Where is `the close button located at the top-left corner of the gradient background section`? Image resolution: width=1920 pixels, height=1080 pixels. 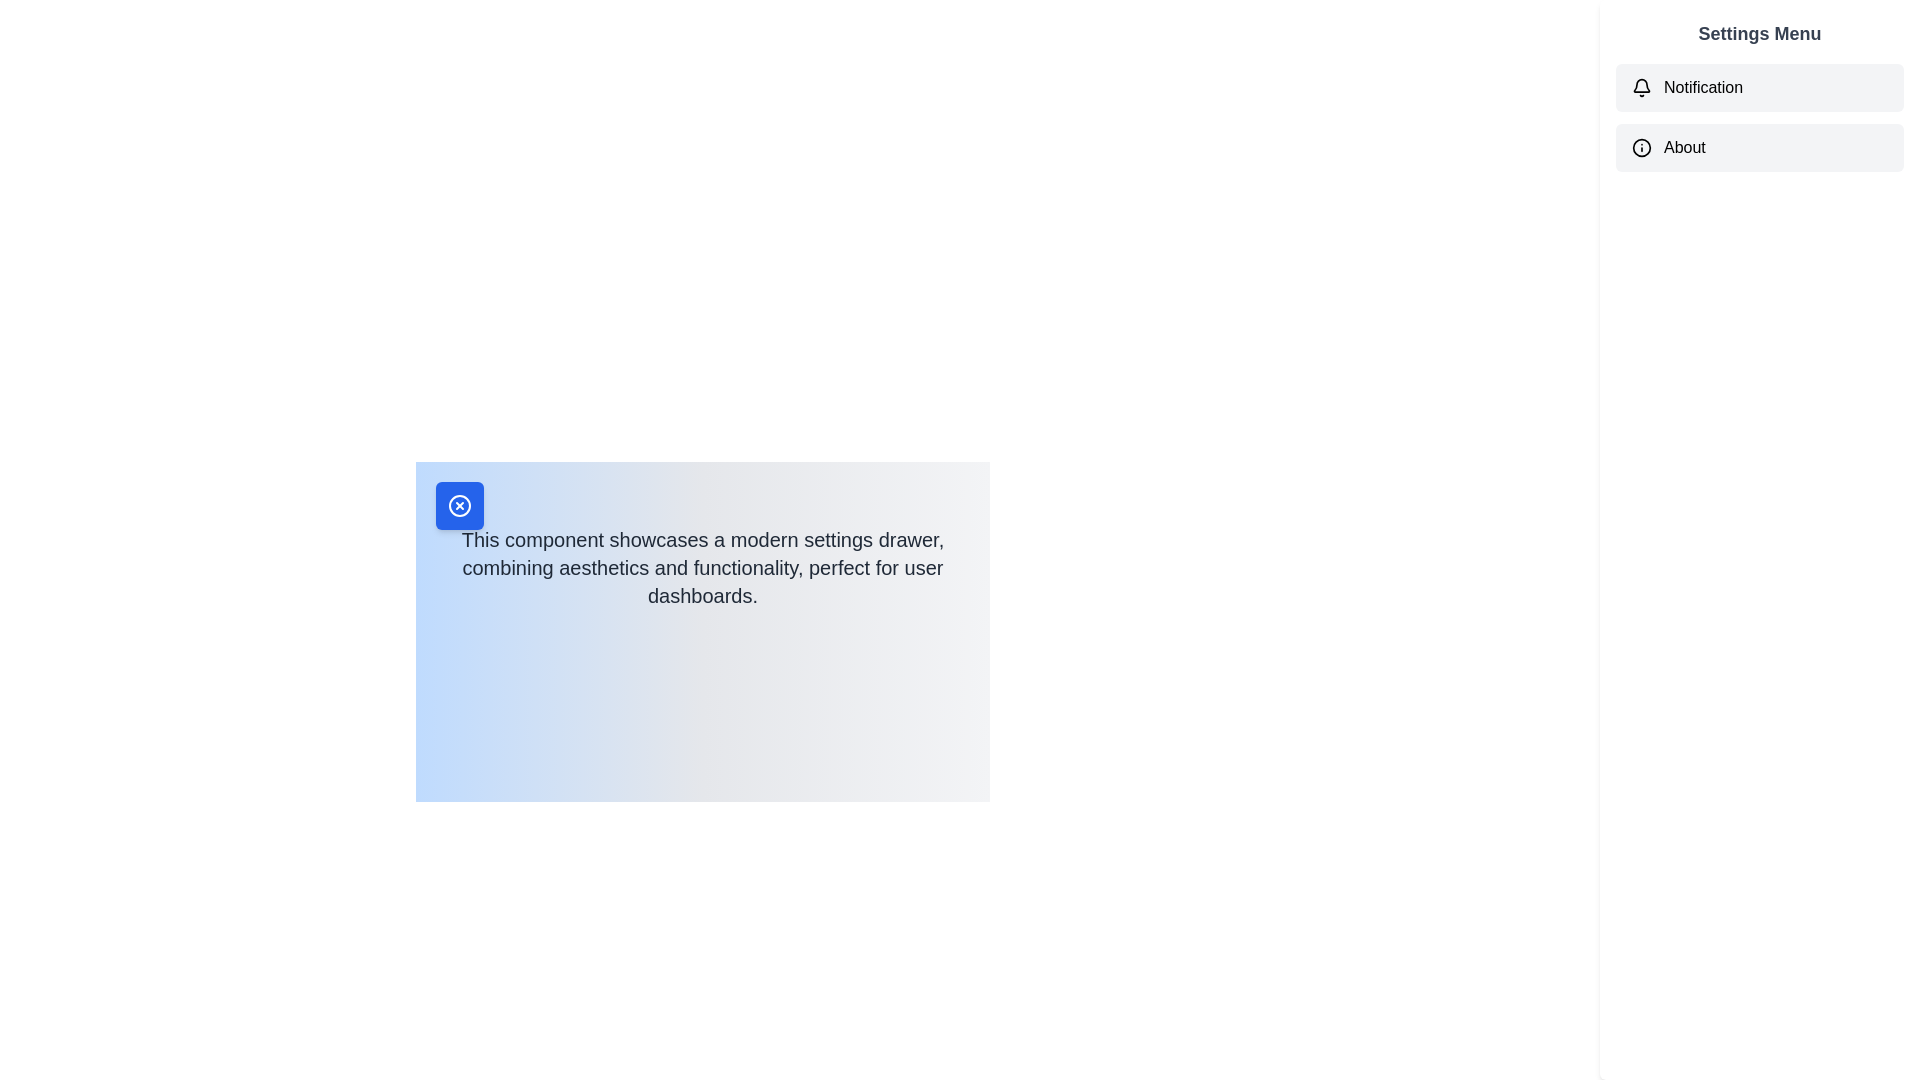 the close button located at the top-left corner of the gradient background section is located at coordinates (459, 504).